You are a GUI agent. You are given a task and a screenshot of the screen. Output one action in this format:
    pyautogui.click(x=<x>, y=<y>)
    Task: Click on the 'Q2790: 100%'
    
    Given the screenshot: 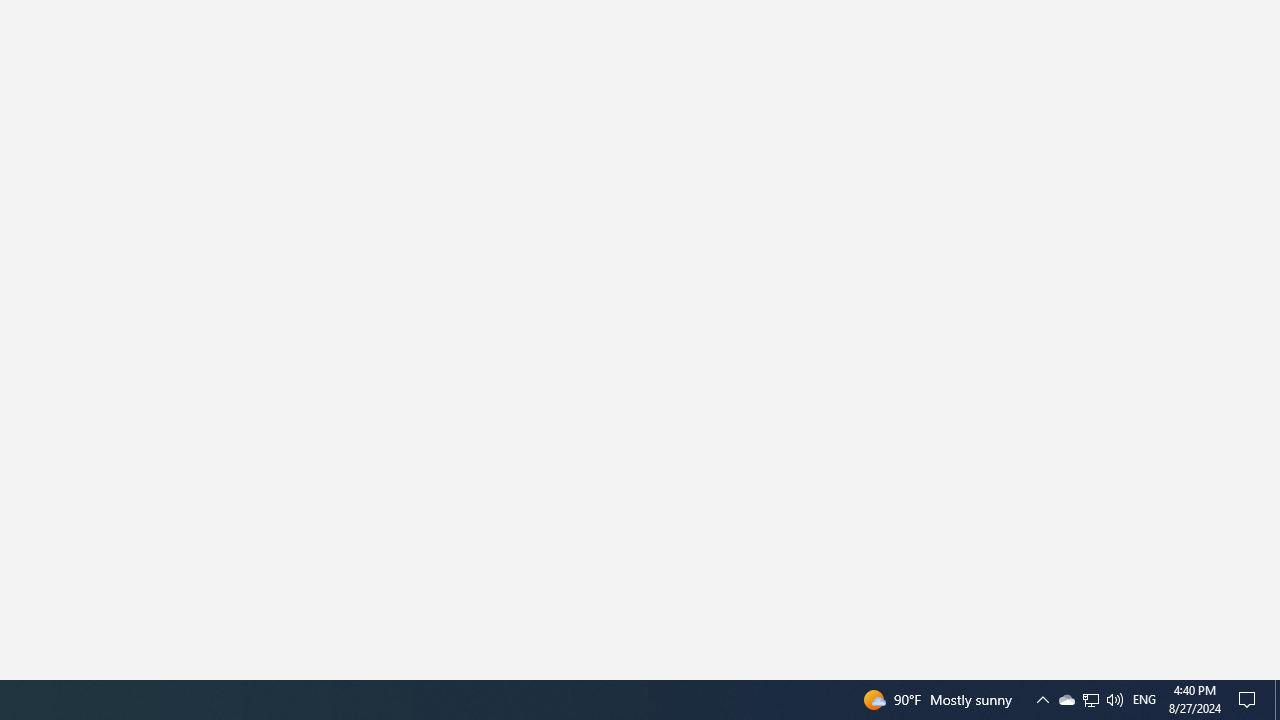 What is the action you would take?
    pyautogui.click(x=1089, y=698)
    